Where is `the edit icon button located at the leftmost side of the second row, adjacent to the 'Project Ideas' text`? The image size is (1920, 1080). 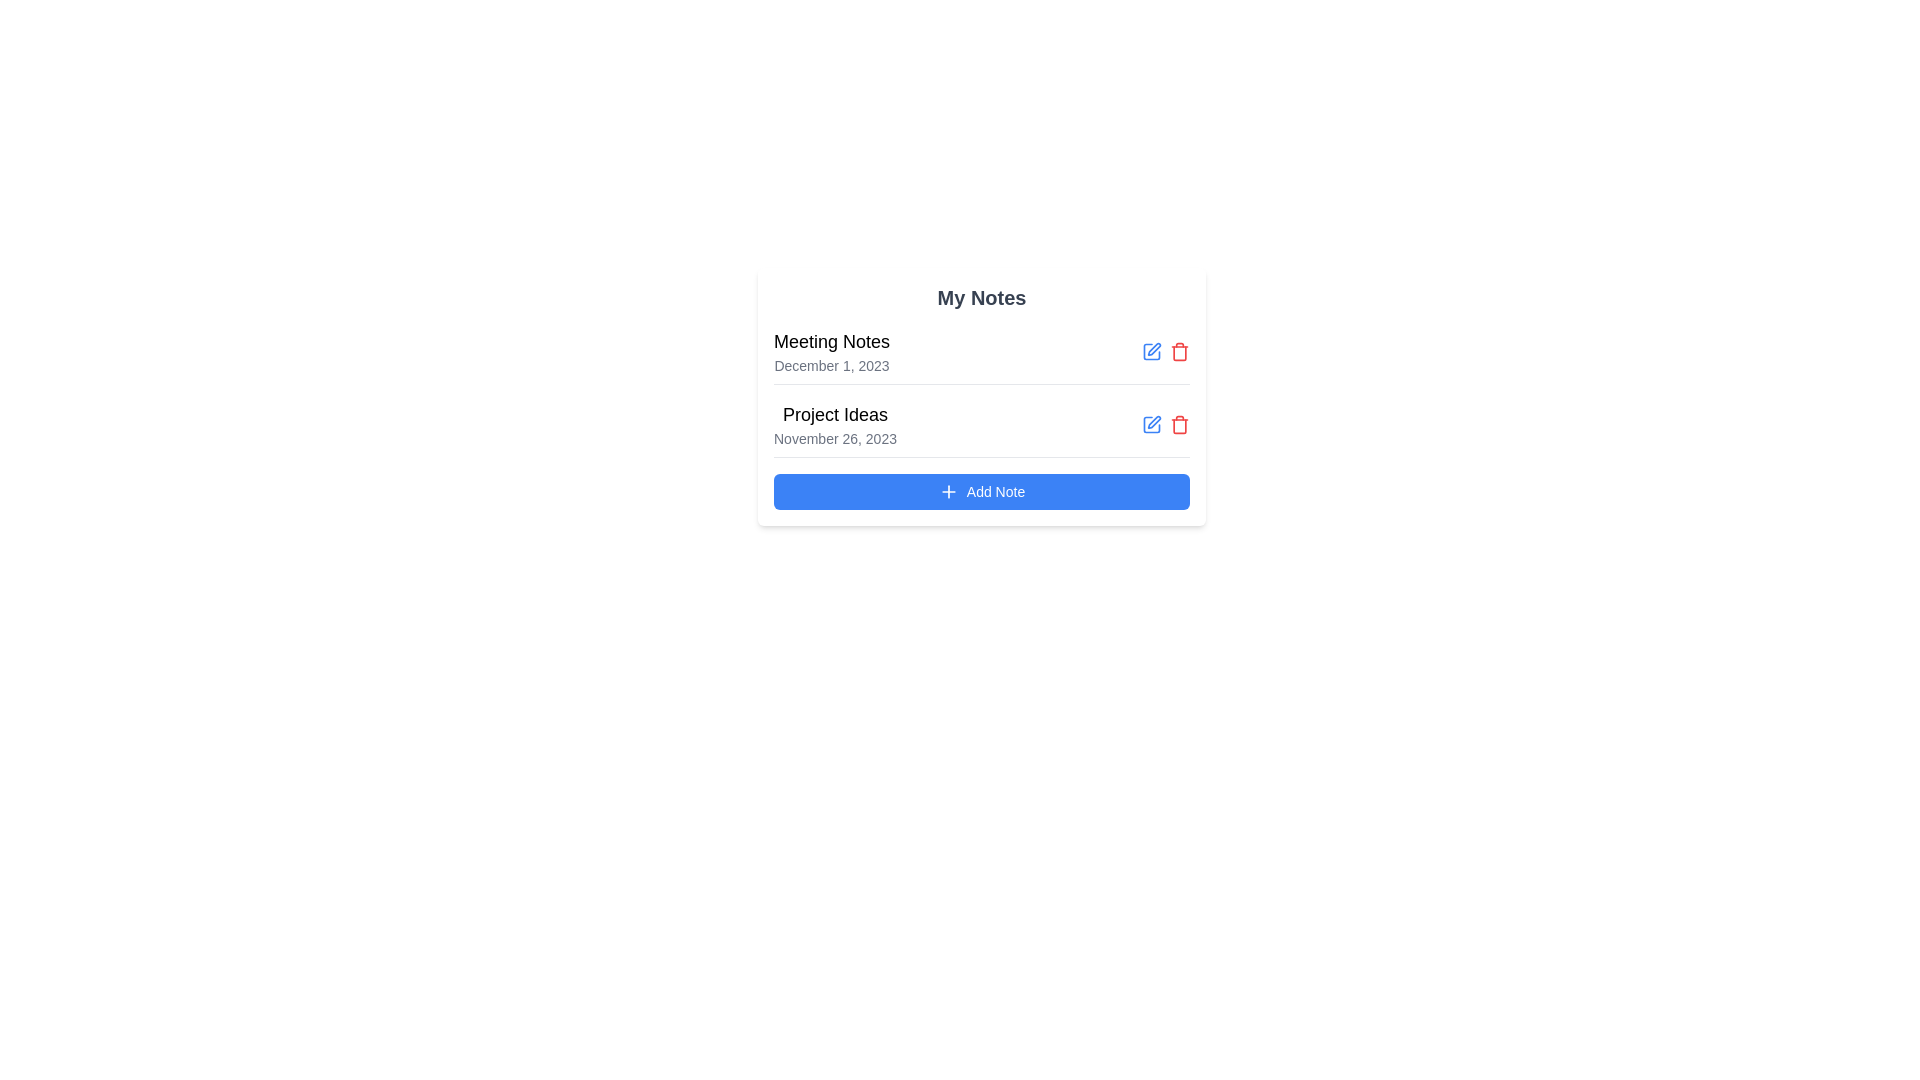
the edit icon button located at the leftmost side of the second row, adjacent to the 'Project Ideas' text is located at coordinates (1152, 423).